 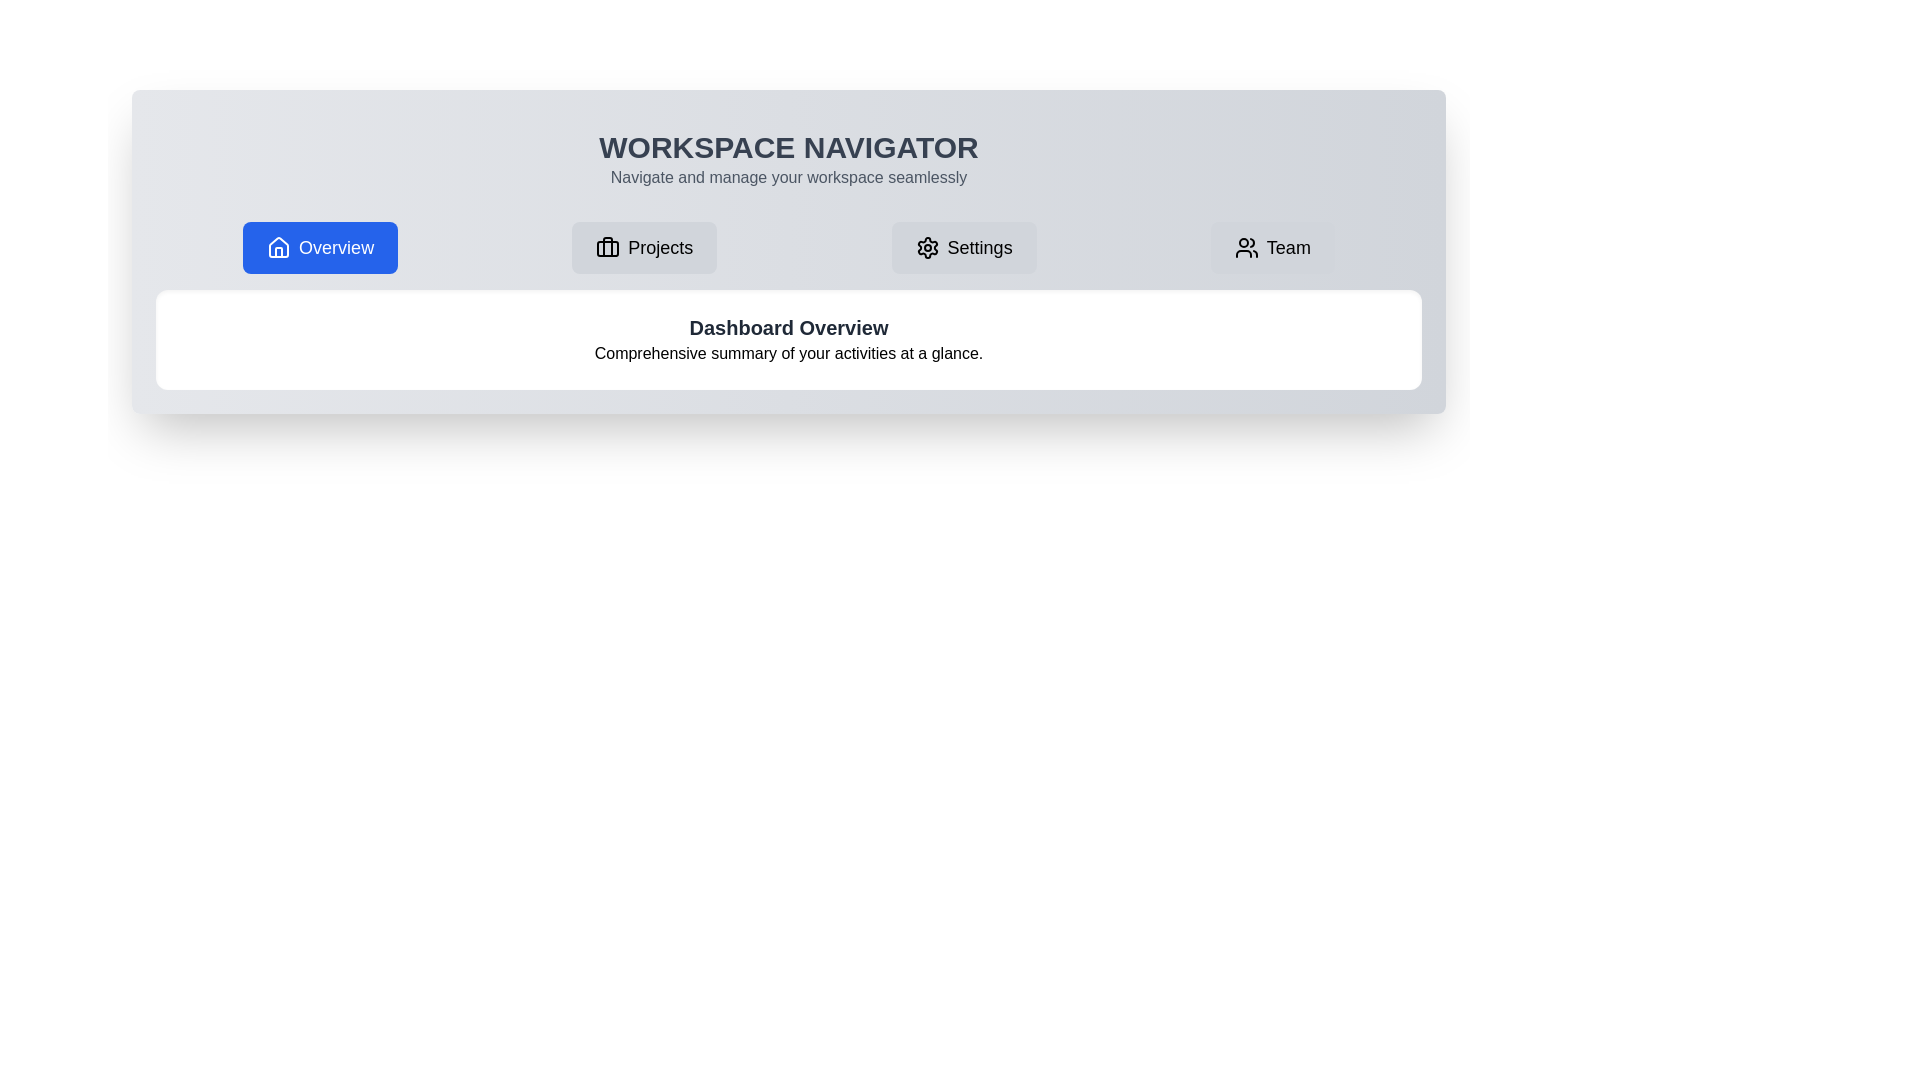 I want to click on the title and descriptive text element that provides an overview for the dashboard interface, located below the 'WORKSPACE NAVIGATOR' header and navigation buttons, so click(x=787, y=338).